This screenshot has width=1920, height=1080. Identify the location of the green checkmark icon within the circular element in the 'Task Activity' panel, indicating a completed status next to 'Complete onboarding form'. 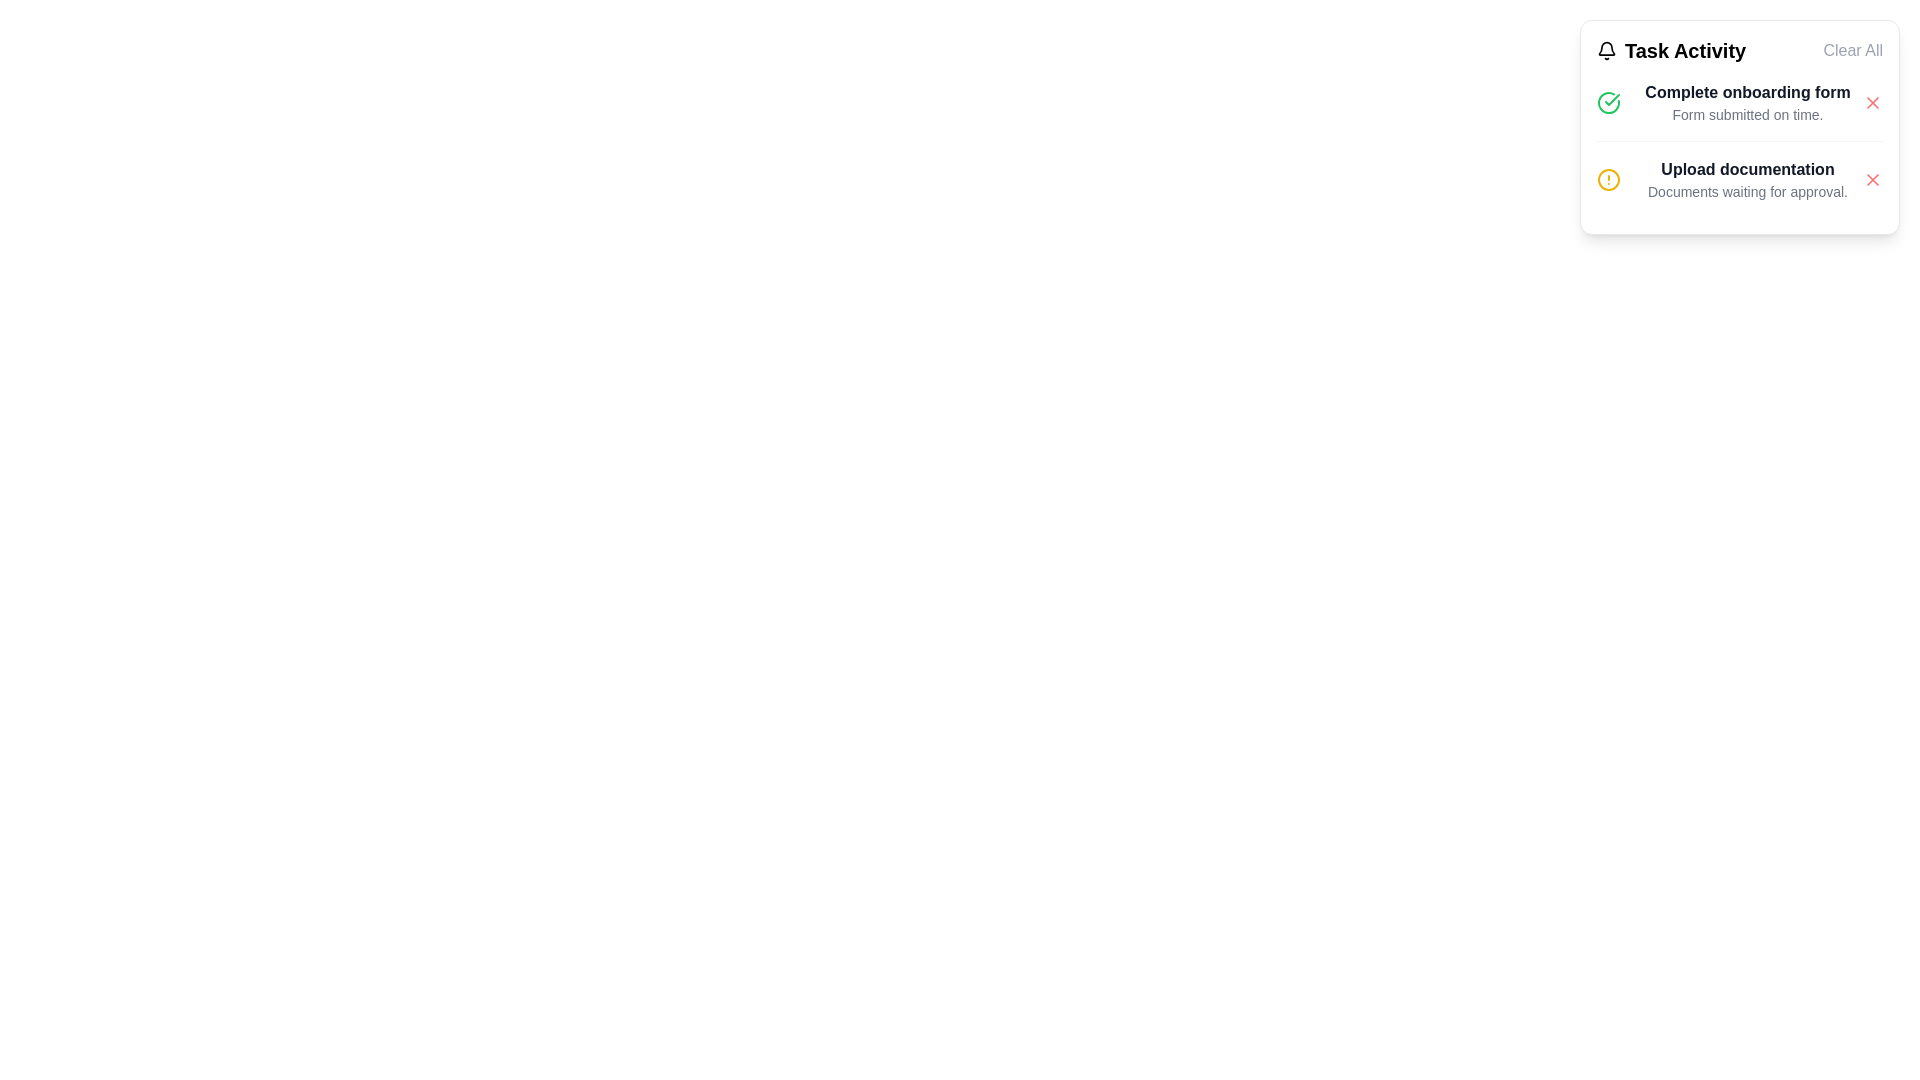
(1612, 100).